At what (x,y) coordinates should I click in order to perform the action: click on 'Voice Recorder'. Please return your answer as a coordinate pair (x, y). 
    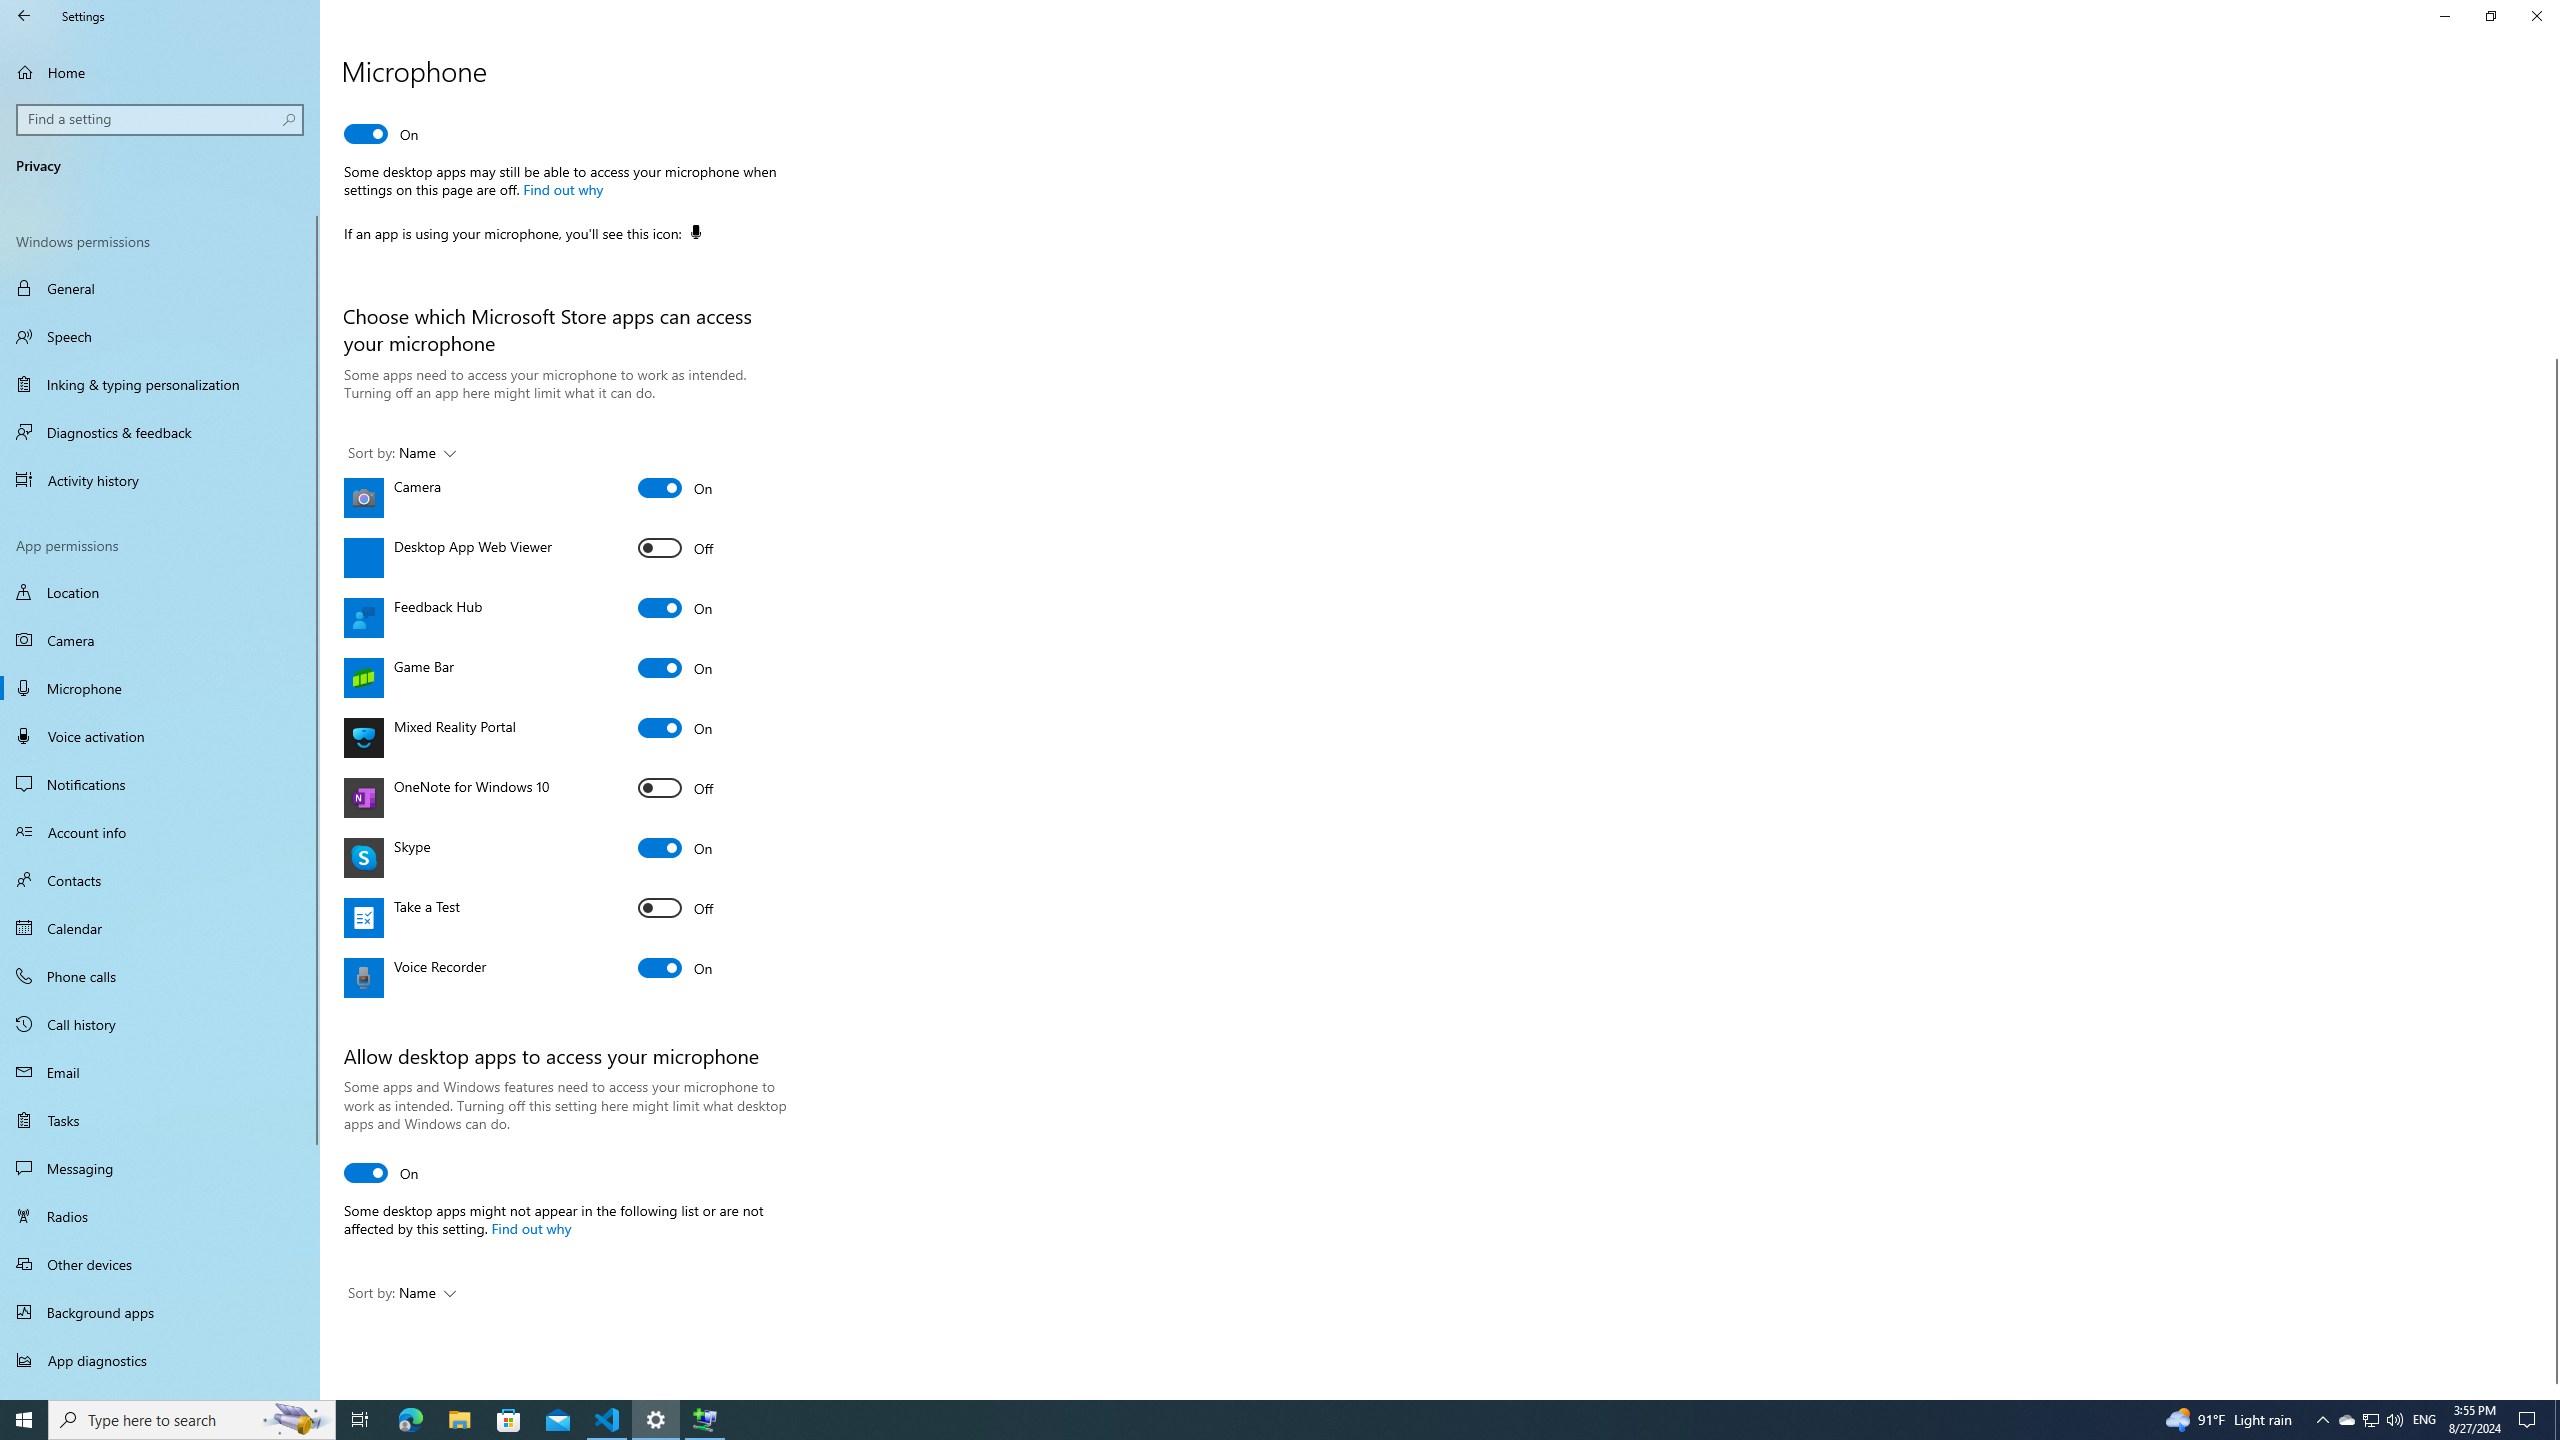
    Looking at the image, I should click on (674, 966).